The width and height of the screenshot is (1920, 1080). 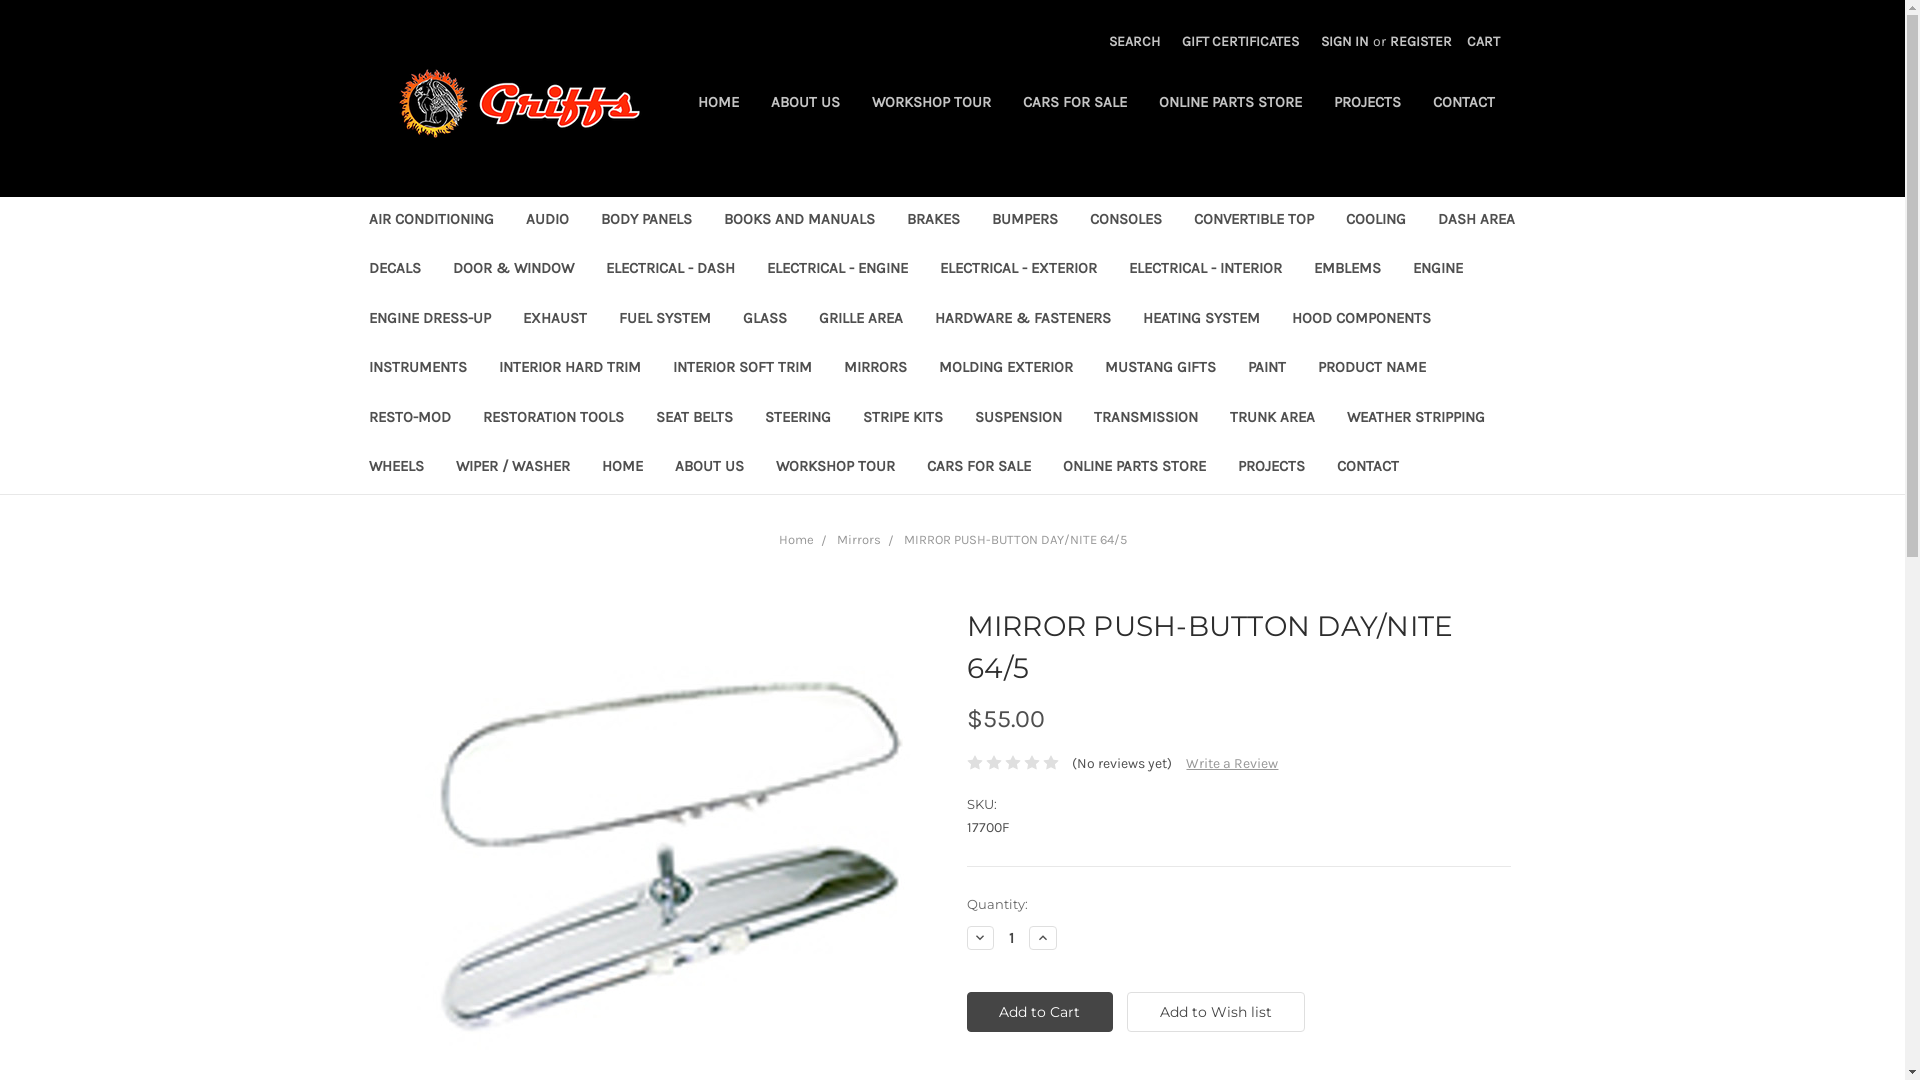 I want to click on 'EXHAUST', so click(x=505, y=319).